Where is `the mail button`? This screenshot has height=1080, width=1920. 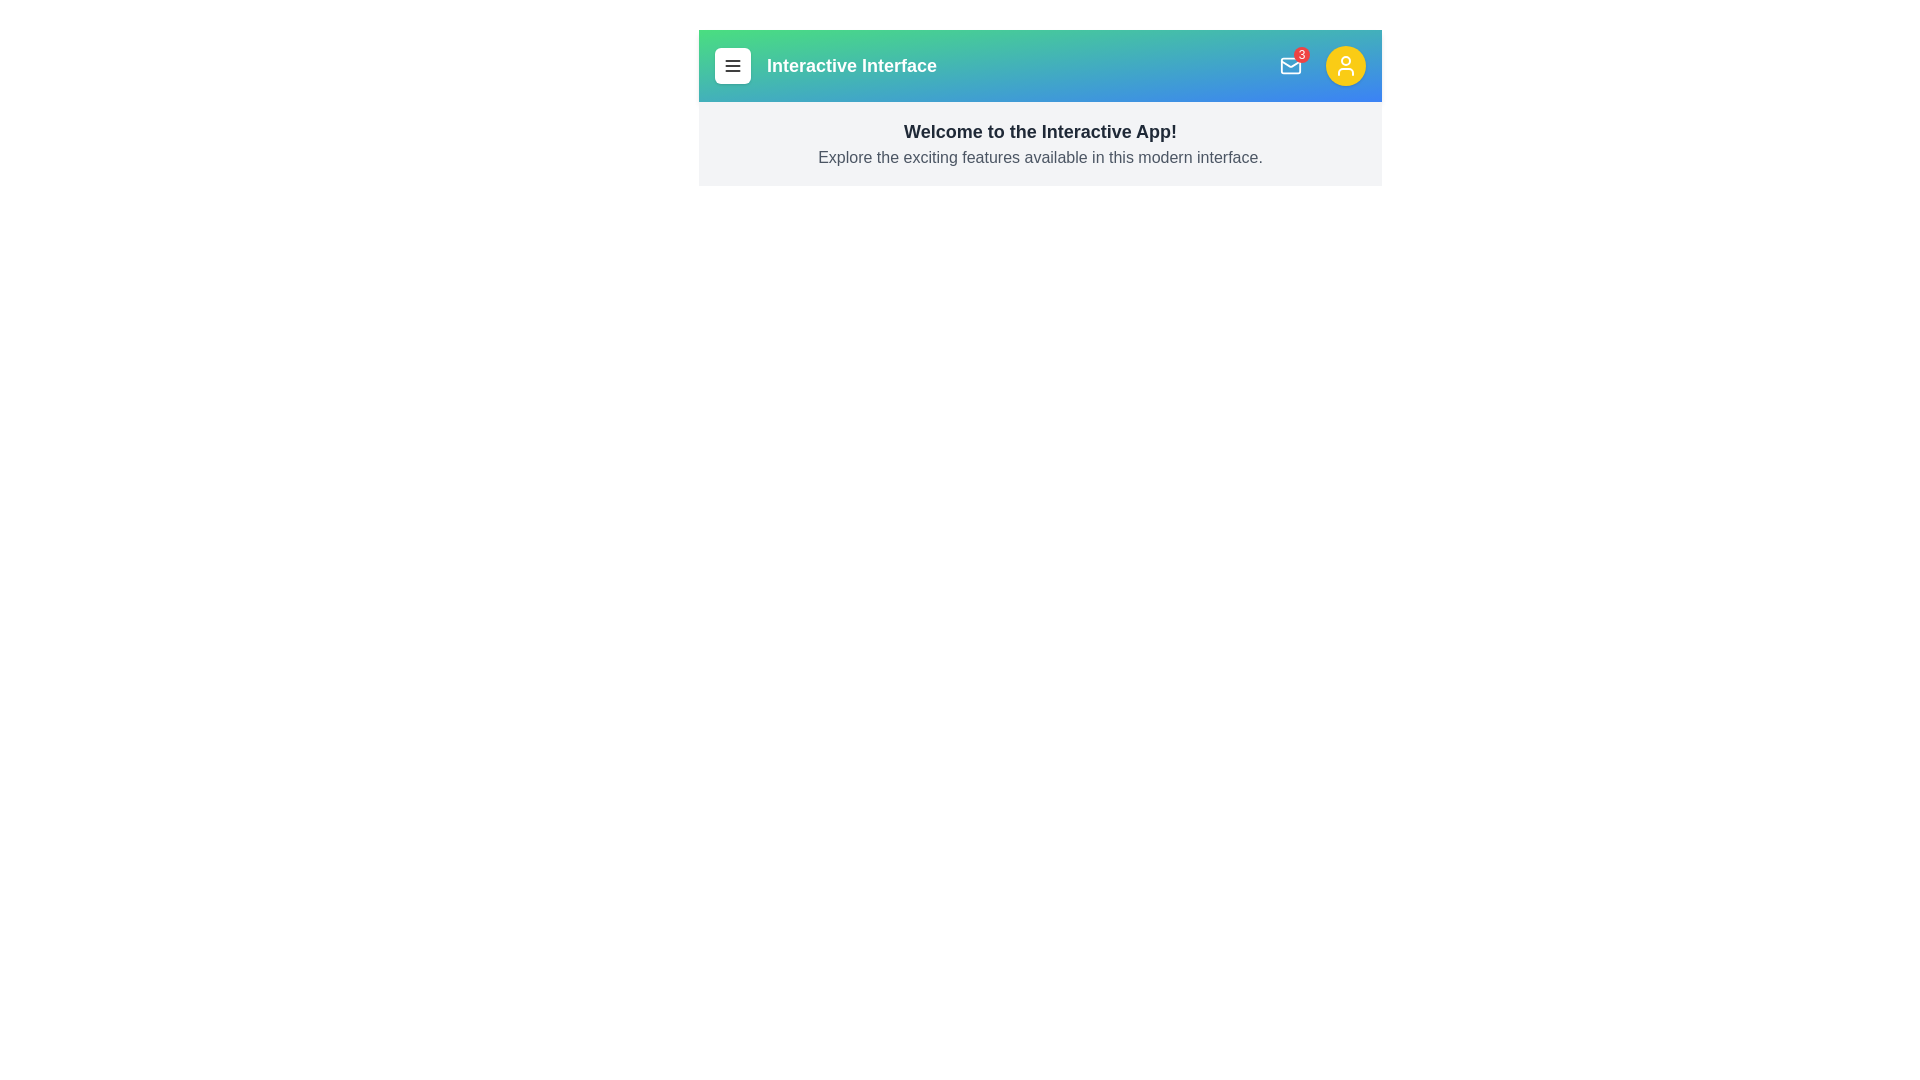 the mail button is located at coordinates (1291, 64).